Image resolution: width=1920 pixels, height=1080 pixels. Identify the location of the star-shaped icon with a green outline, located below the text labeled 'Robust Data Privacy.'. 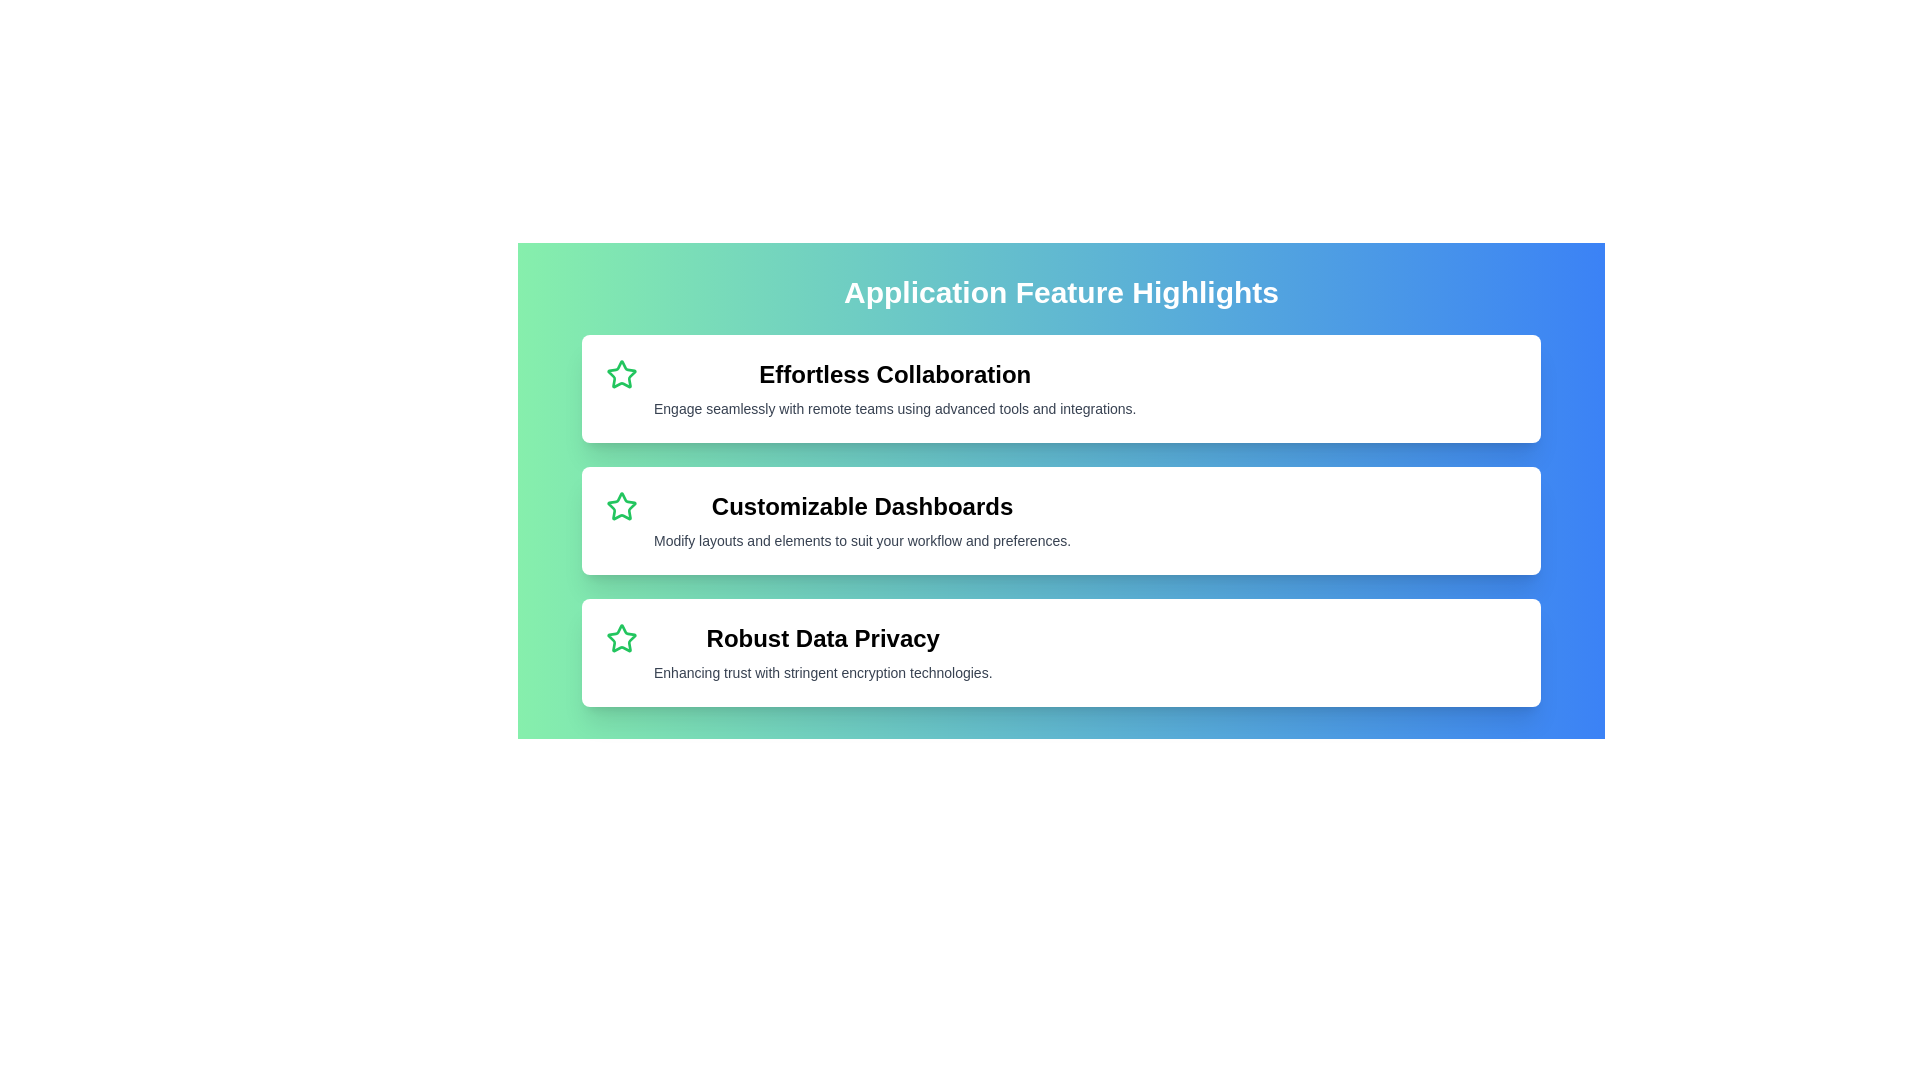
(621, 638).